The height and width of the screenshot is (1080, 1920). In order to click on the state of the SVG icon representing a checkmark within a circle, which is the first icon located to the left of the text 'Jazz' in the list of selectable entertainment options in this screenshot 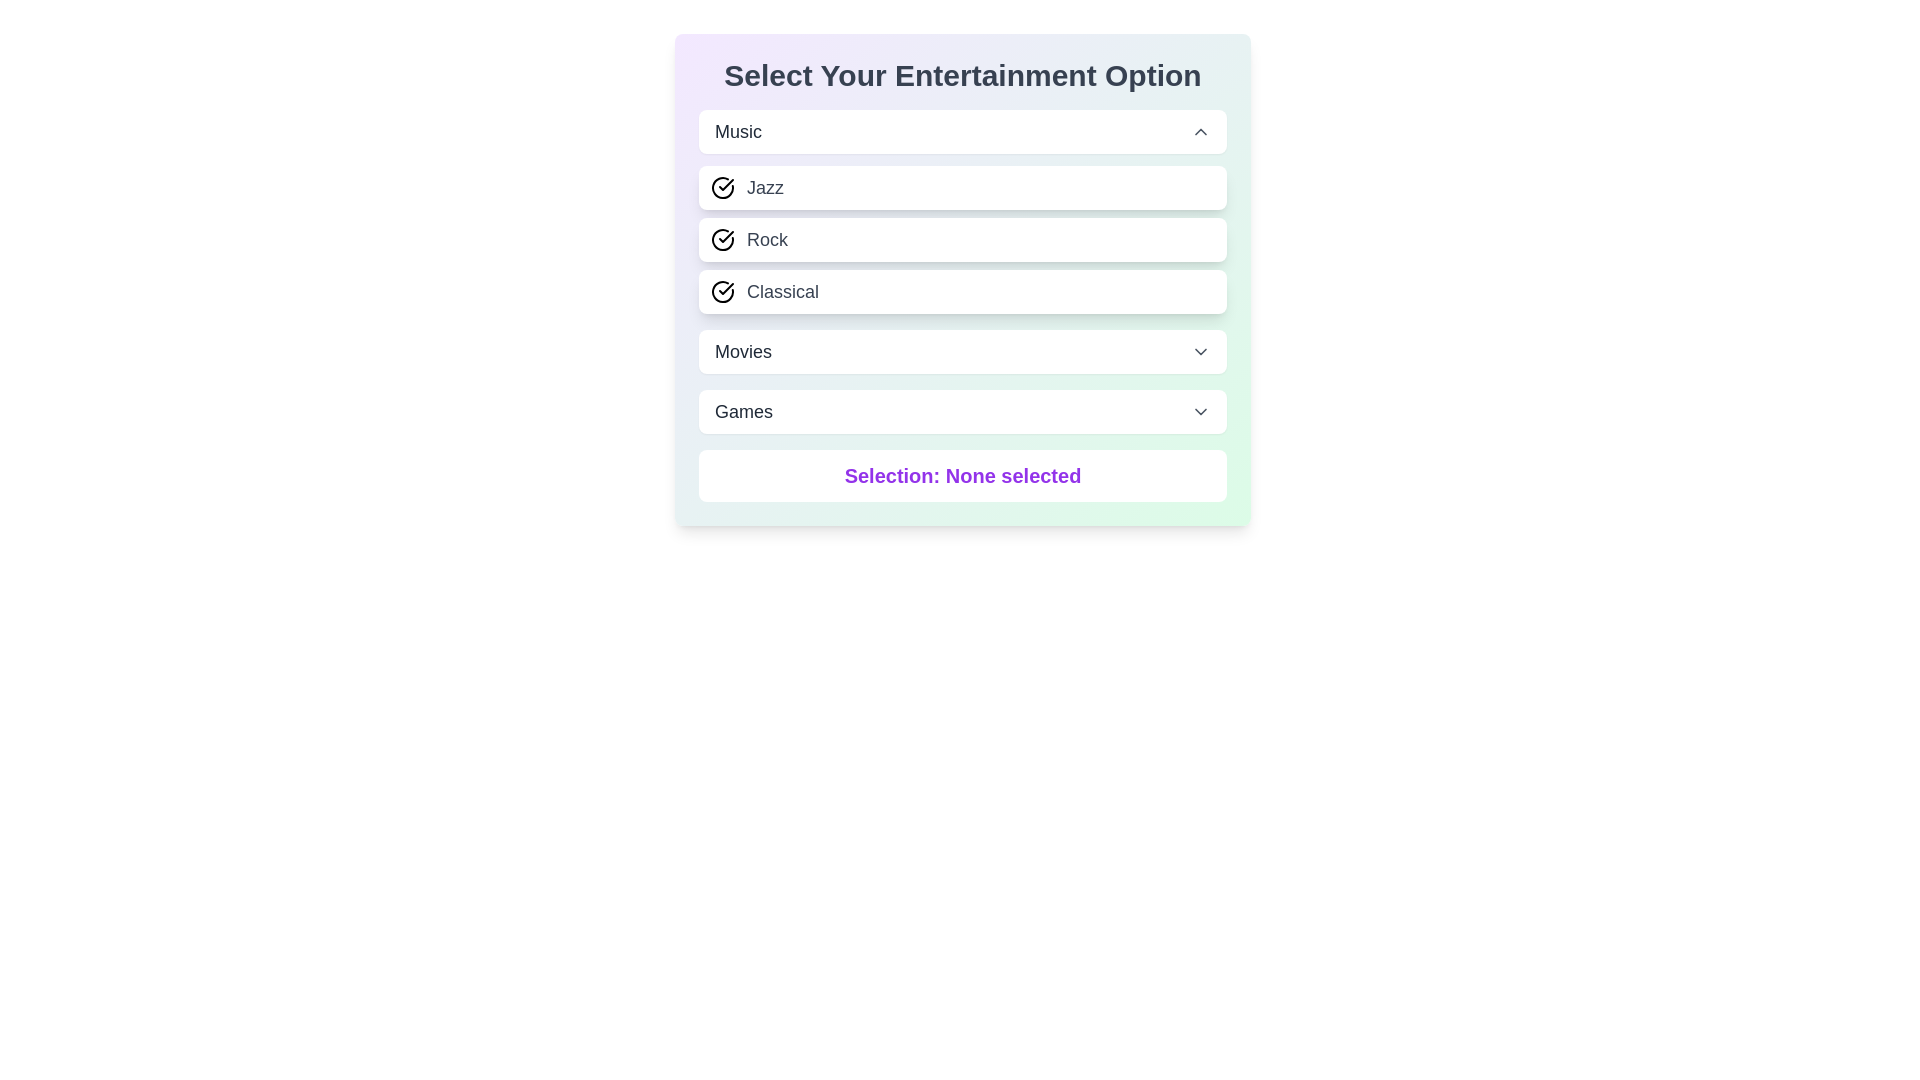, I will do `click(722, 188)`.